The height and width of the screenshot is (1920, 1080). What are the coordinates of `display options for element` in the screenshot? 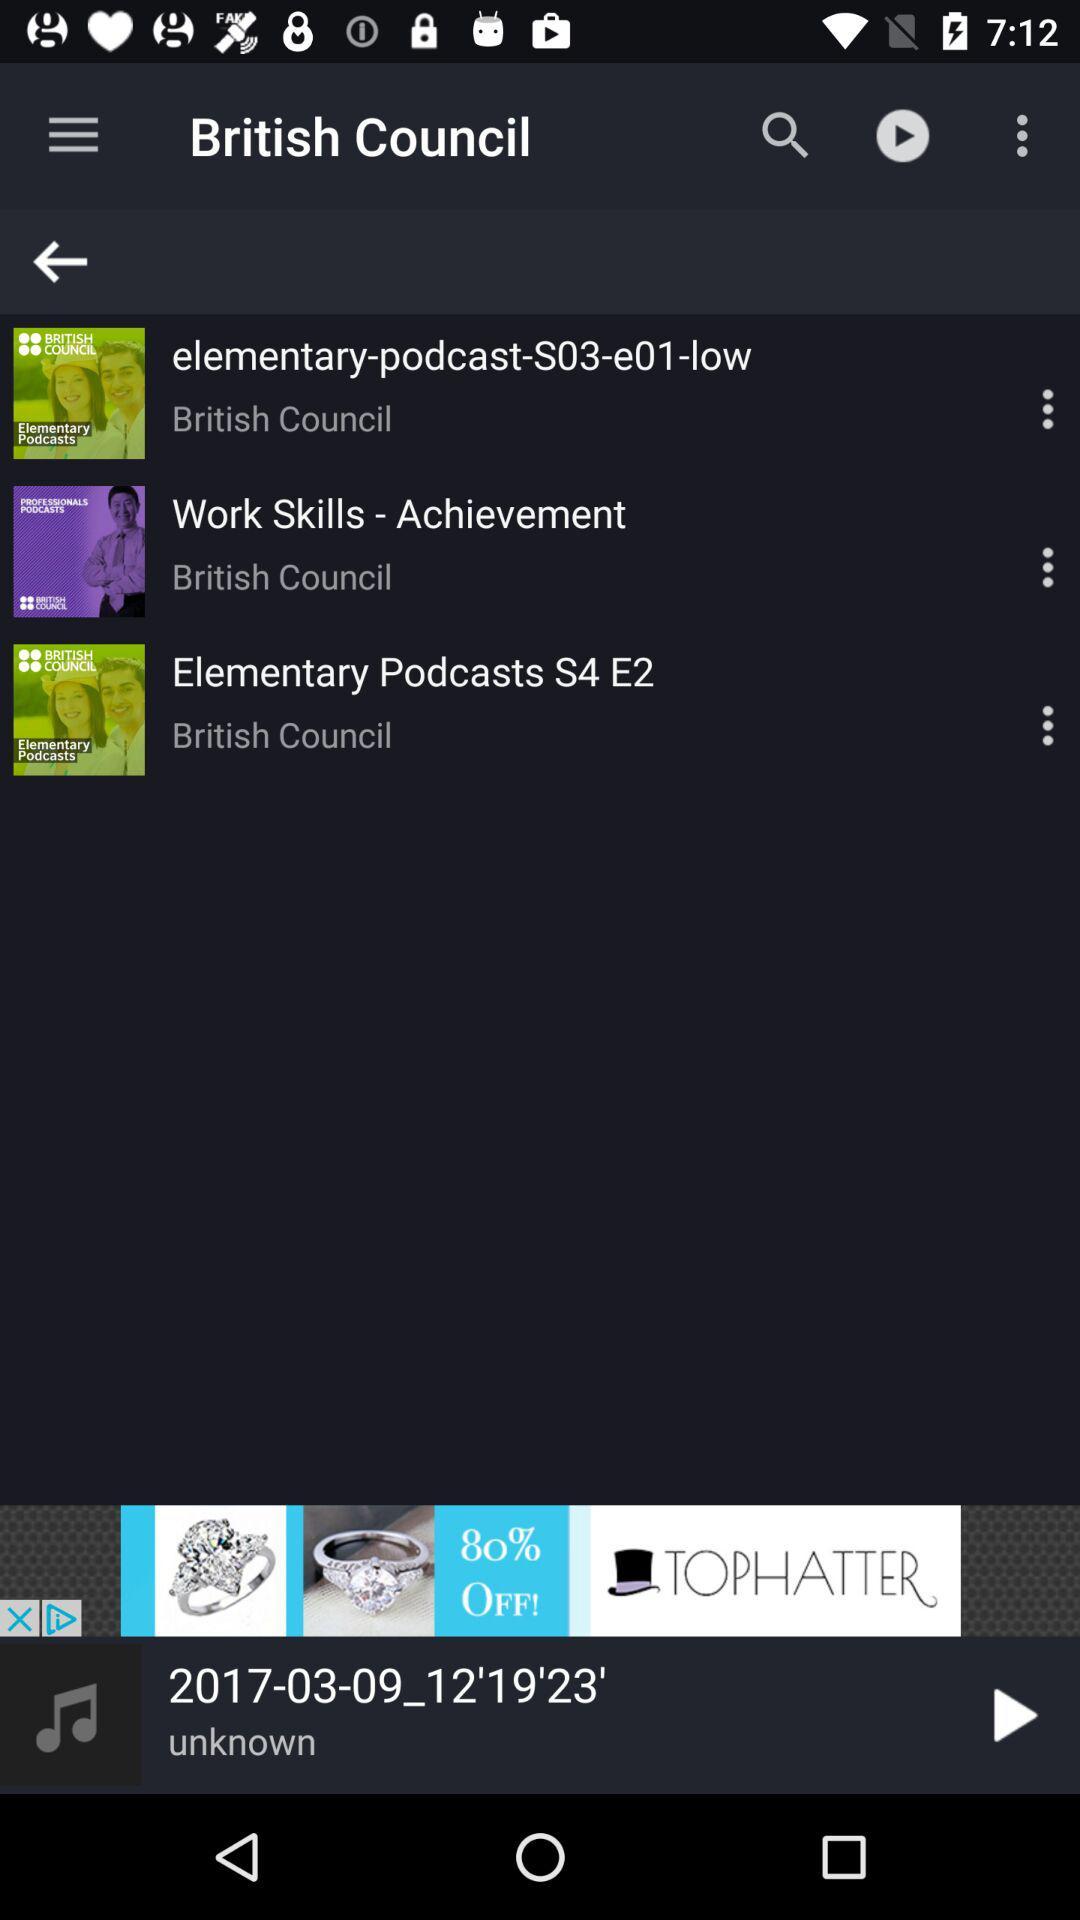 It's located at (1013, 709).